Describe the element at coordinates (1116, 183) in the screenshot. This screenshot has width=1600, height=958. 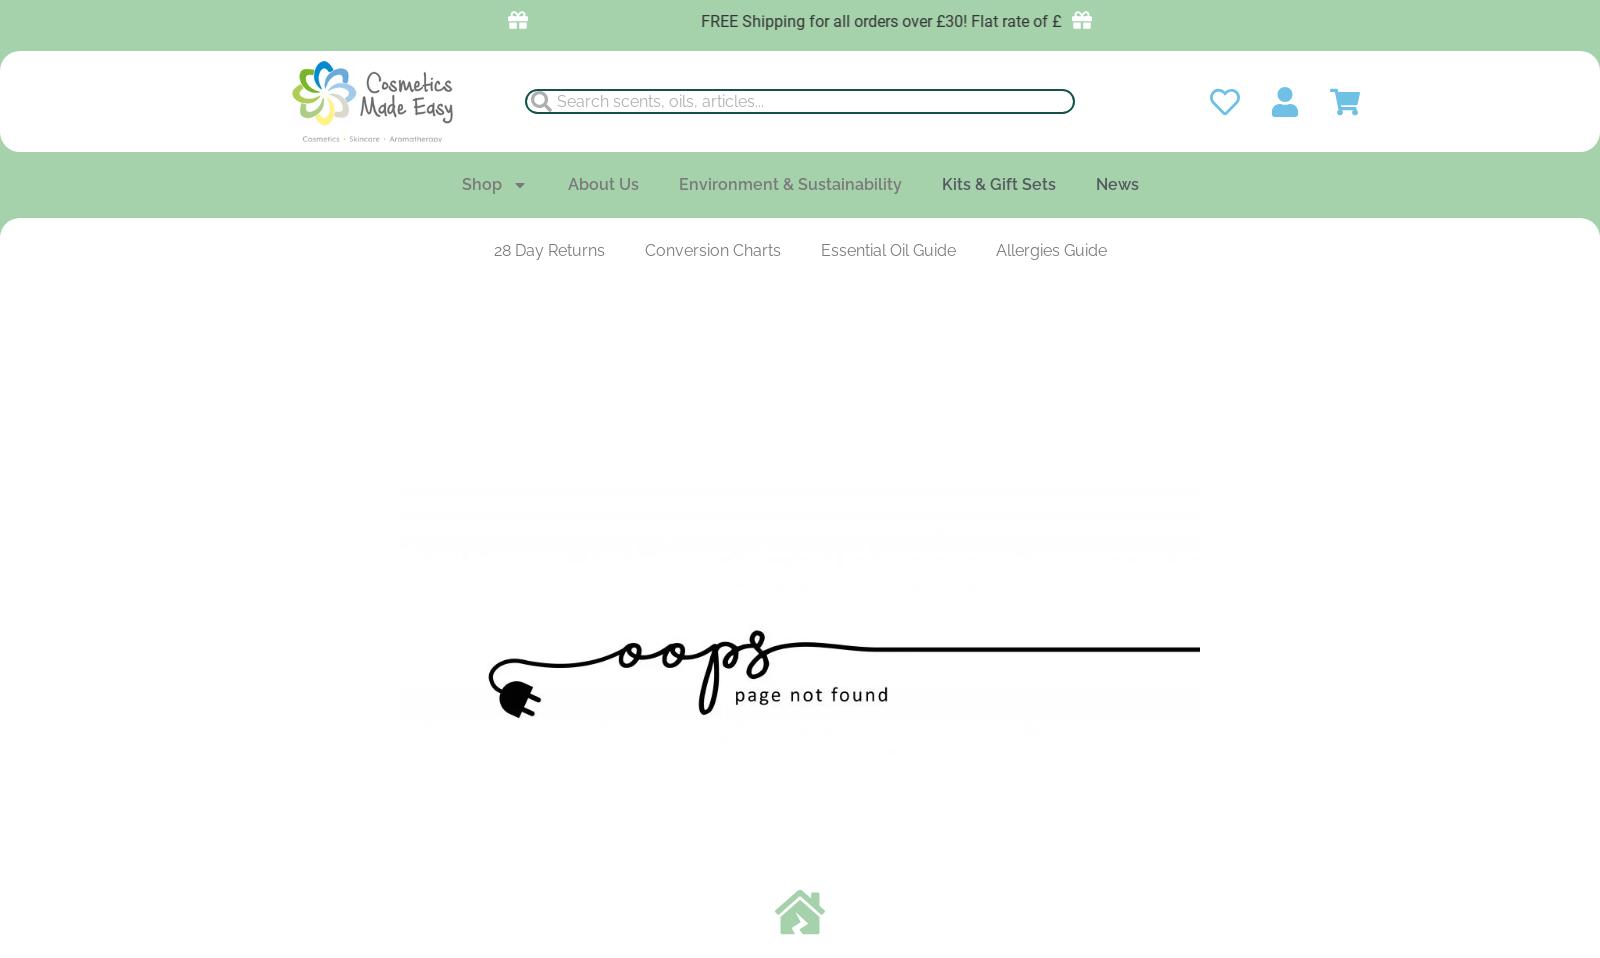
I see `'News'` at that location.